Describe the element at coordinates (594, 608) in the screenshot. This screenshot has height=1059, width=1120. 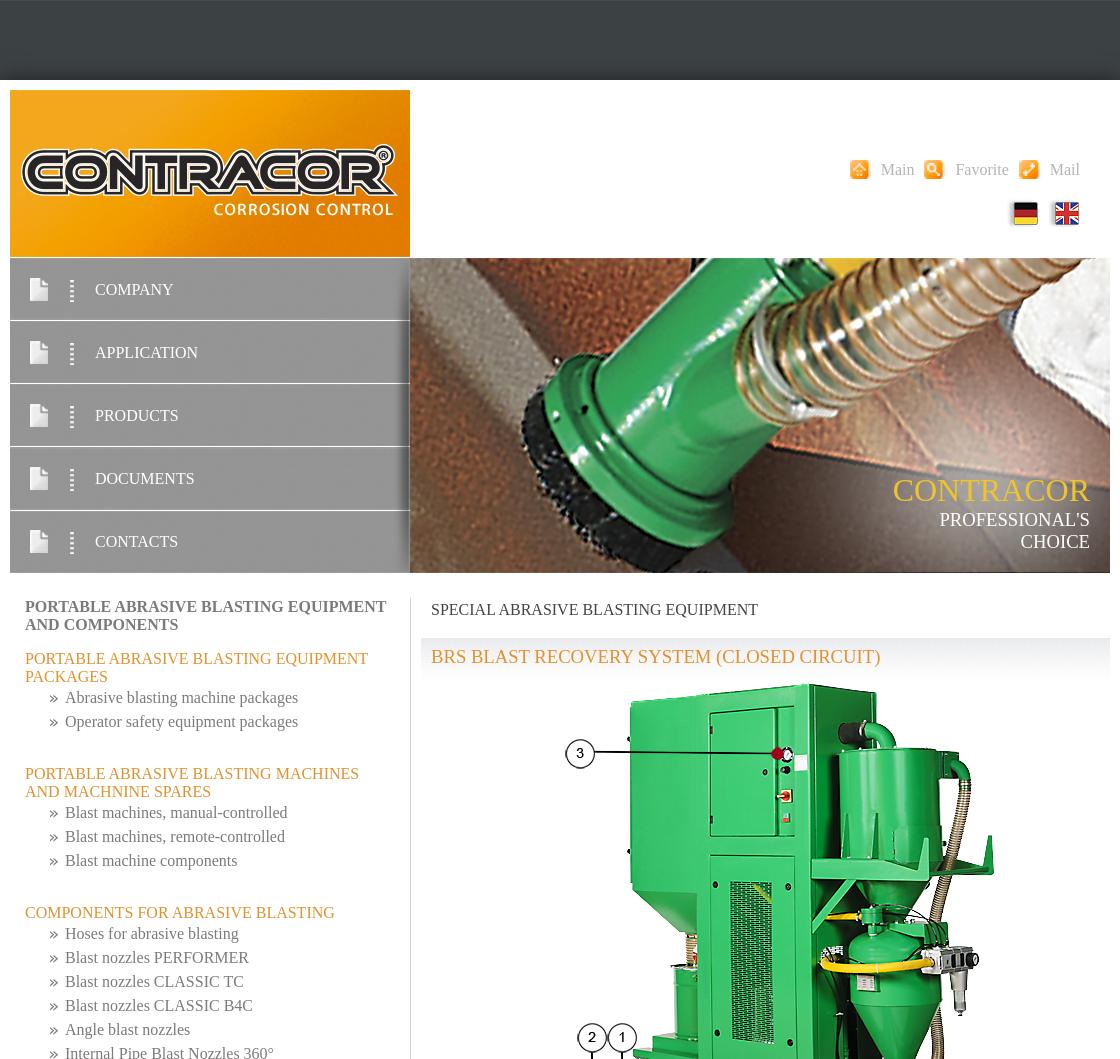
I see `'SPECIAL ABRASIVE BLASTING EQUIPMENT'` at that location.